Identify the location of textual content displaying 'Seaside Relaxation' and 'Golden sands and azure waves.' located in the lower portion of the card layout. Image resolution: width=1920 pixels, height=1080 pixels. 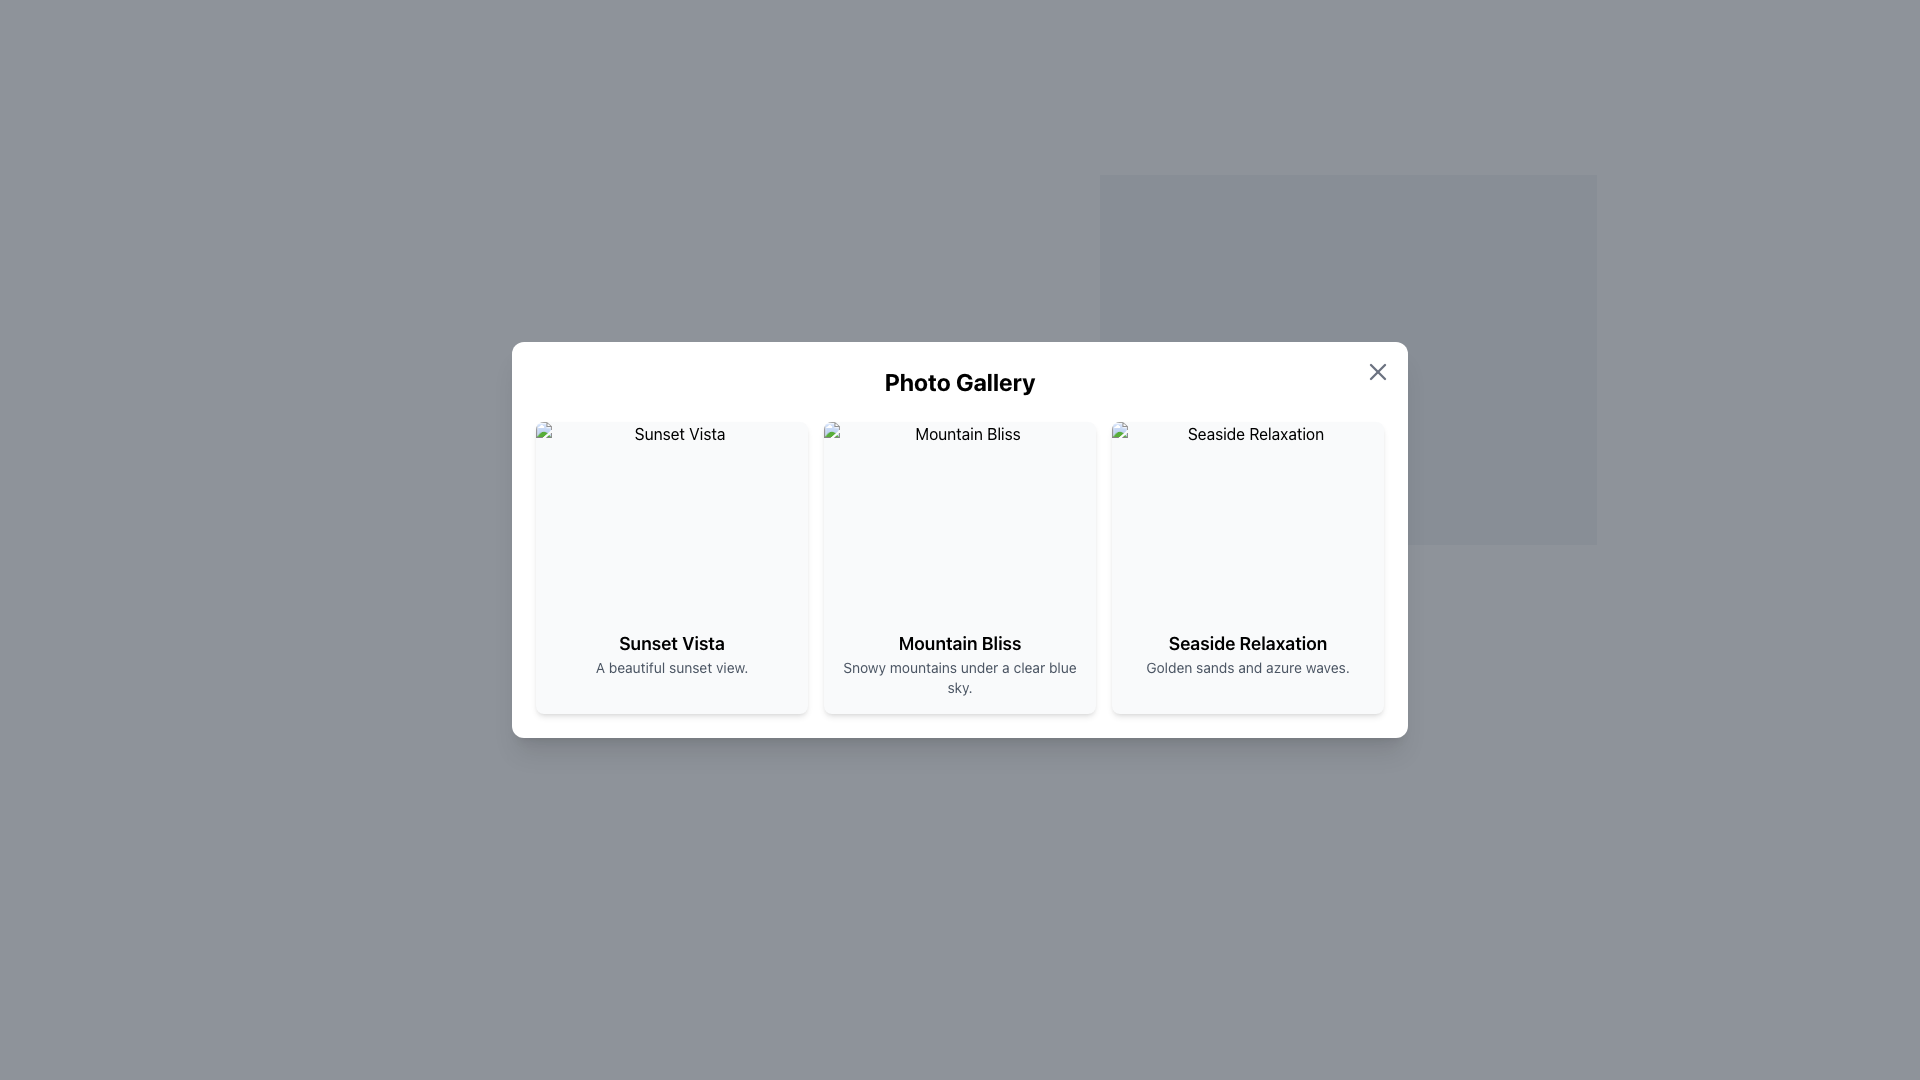
(1247, 654).